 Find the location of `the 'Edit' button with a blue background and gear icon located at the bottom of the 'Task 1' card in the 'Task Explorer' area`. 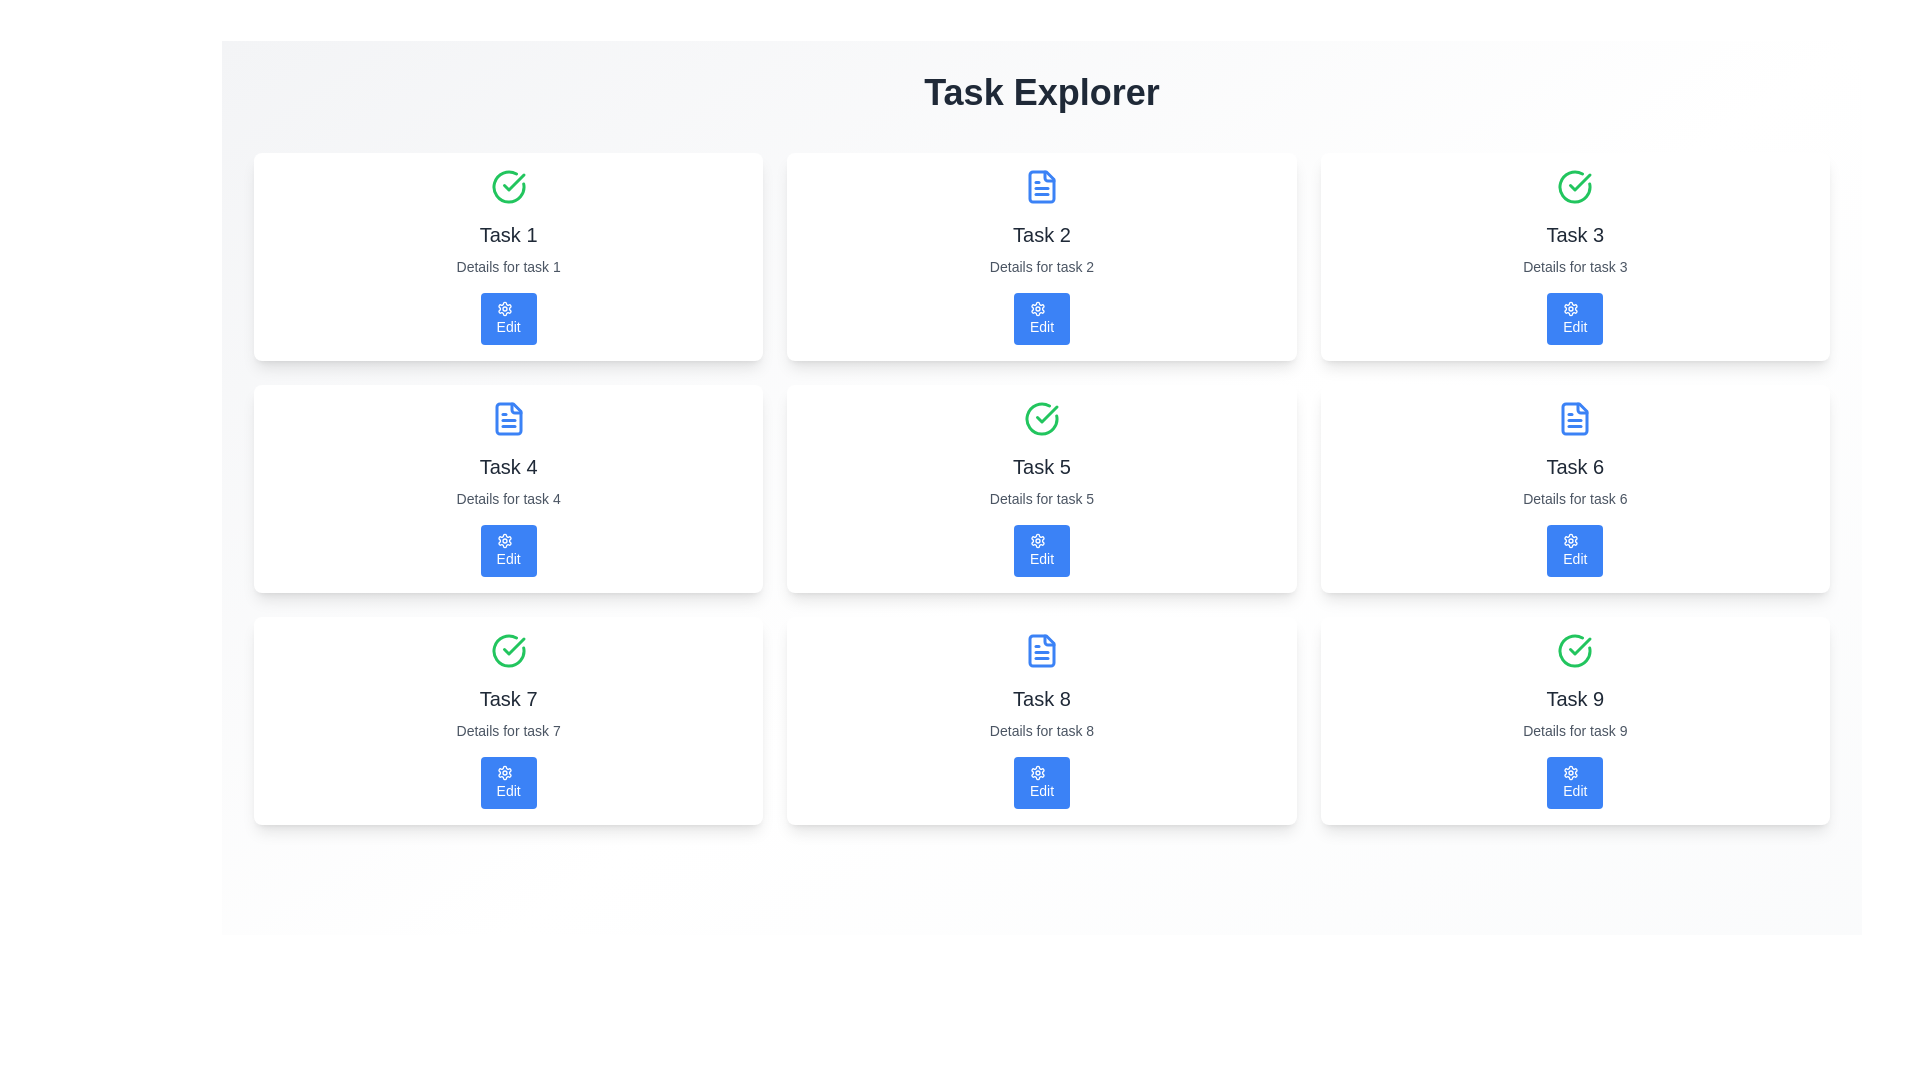

the 'Edit' button with a blue background and gear icon located at the bottom of the 'Task 1' card in the 'Task Explorer' area is located at coordinates (508, 318).